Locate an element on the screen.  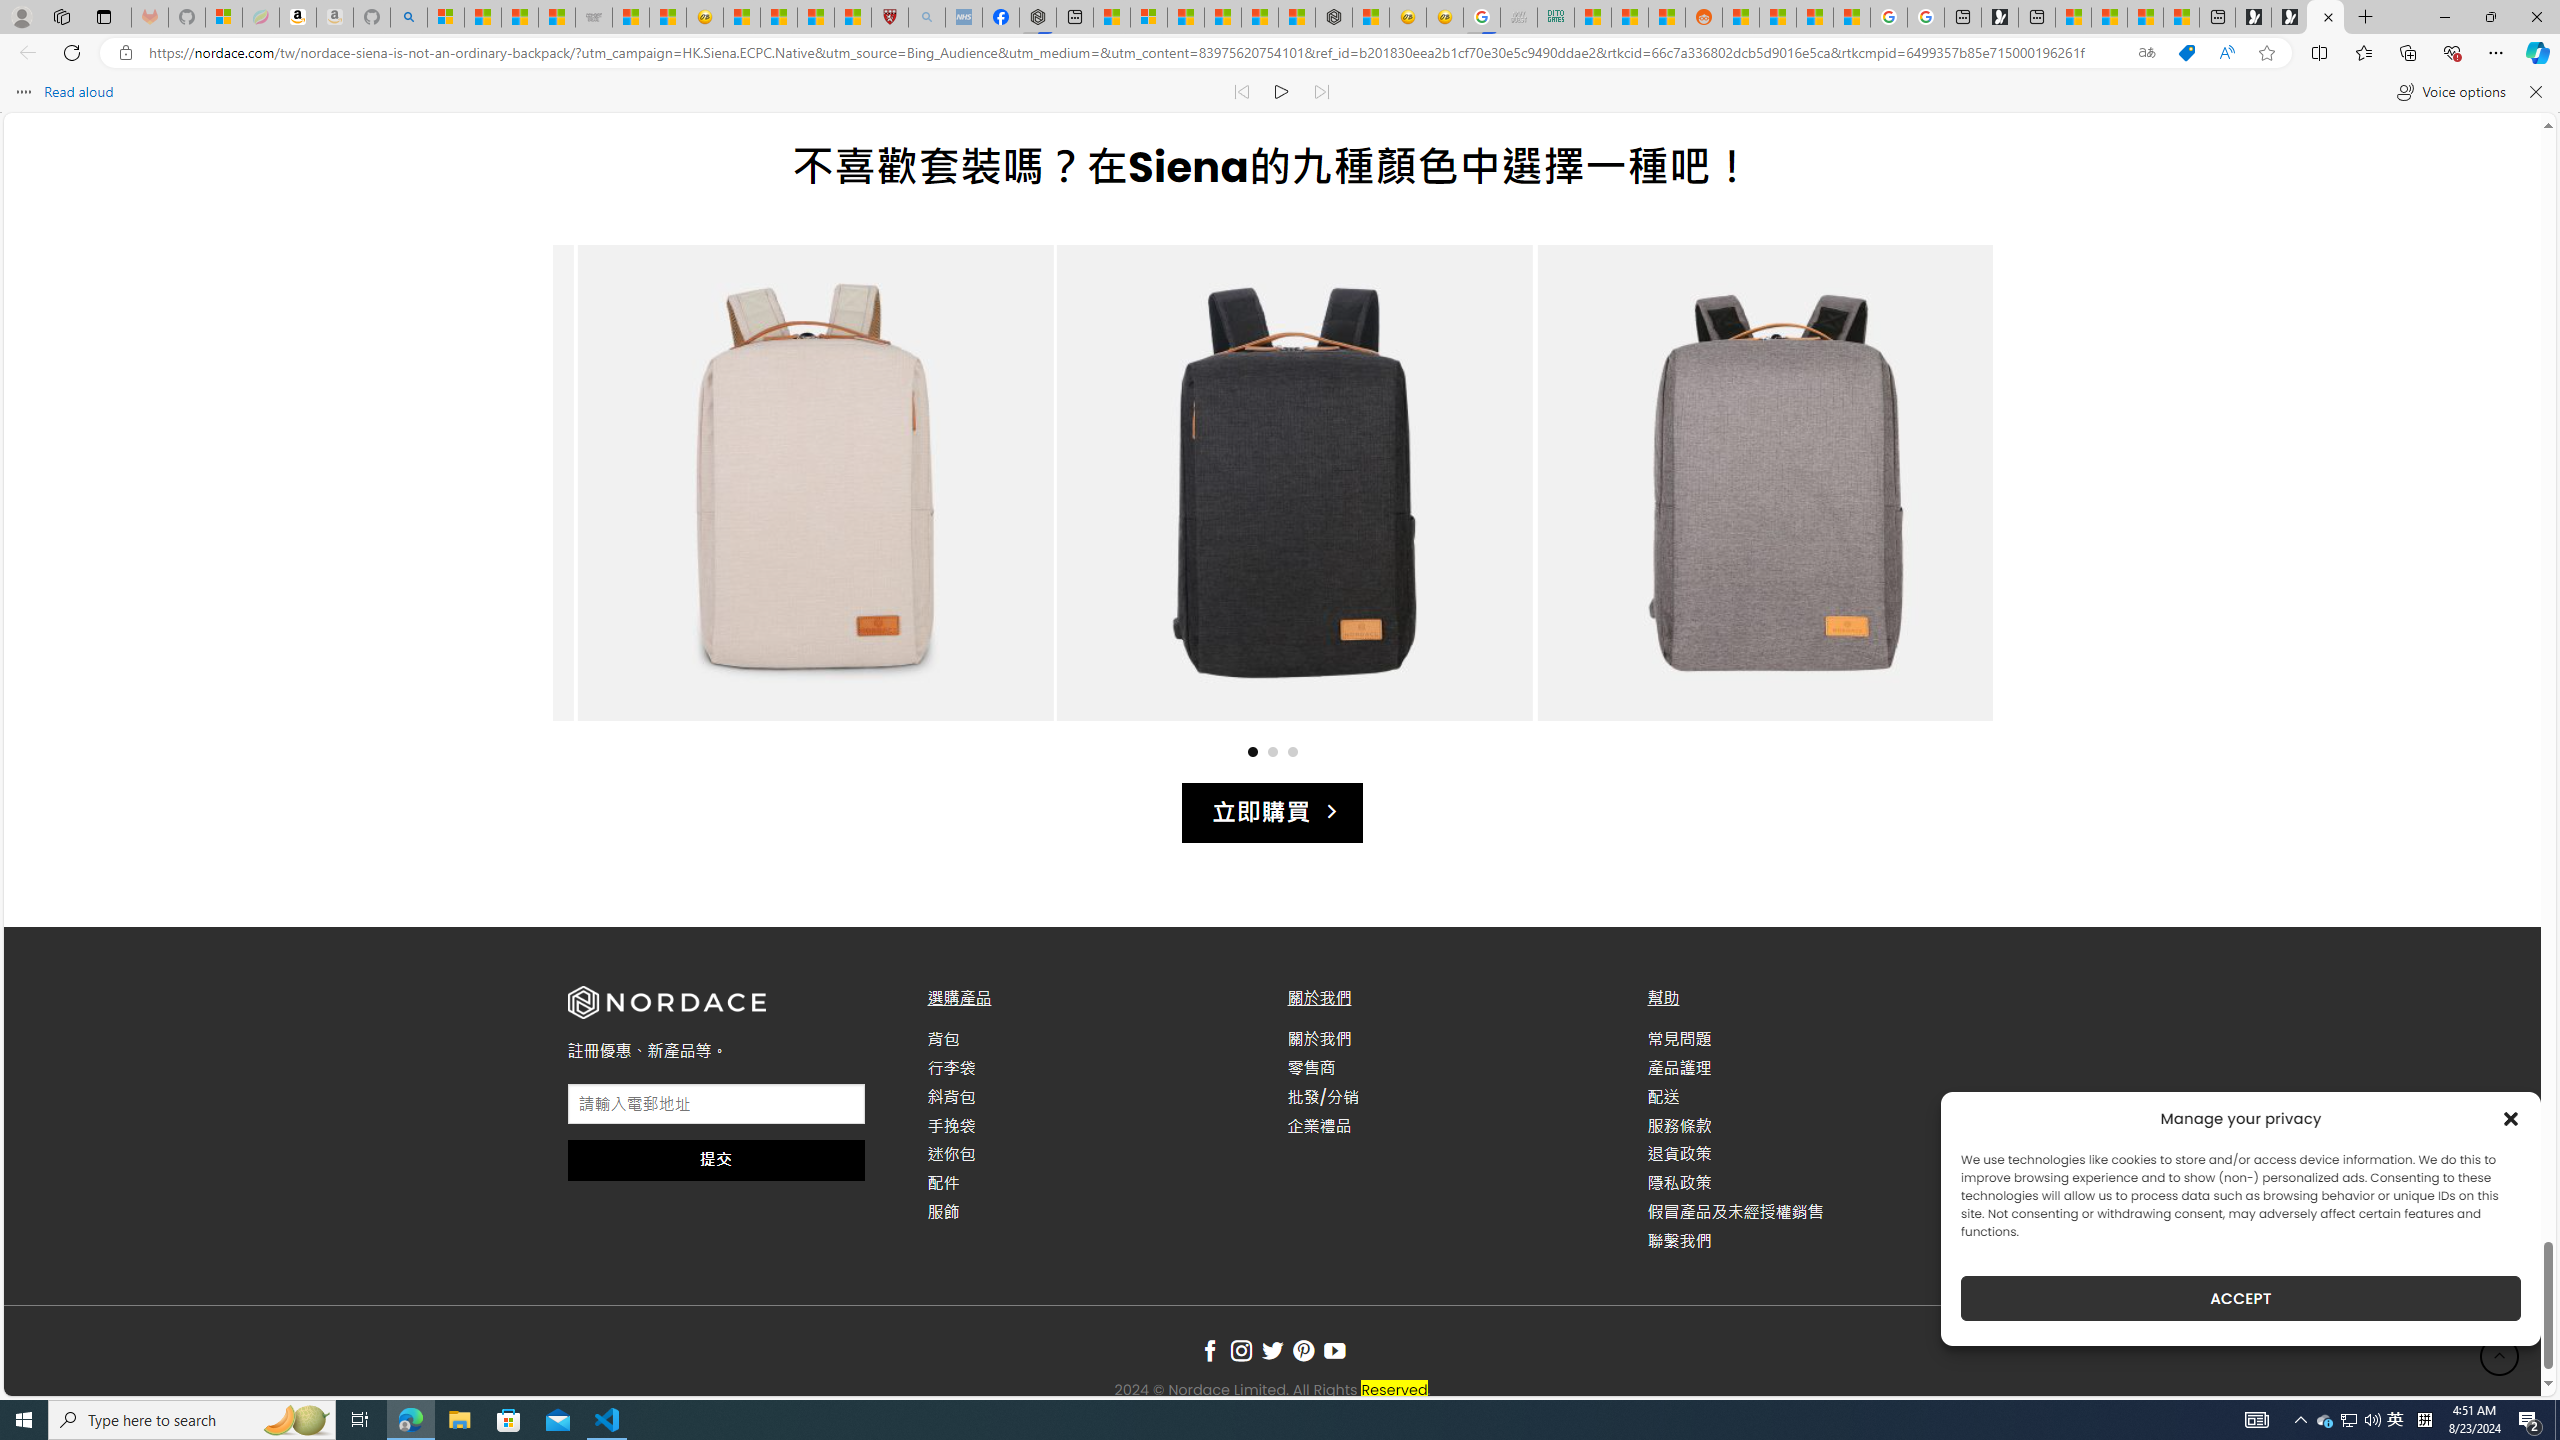
'Follow on Pinterest' is located at coordinates (1303, 1351).